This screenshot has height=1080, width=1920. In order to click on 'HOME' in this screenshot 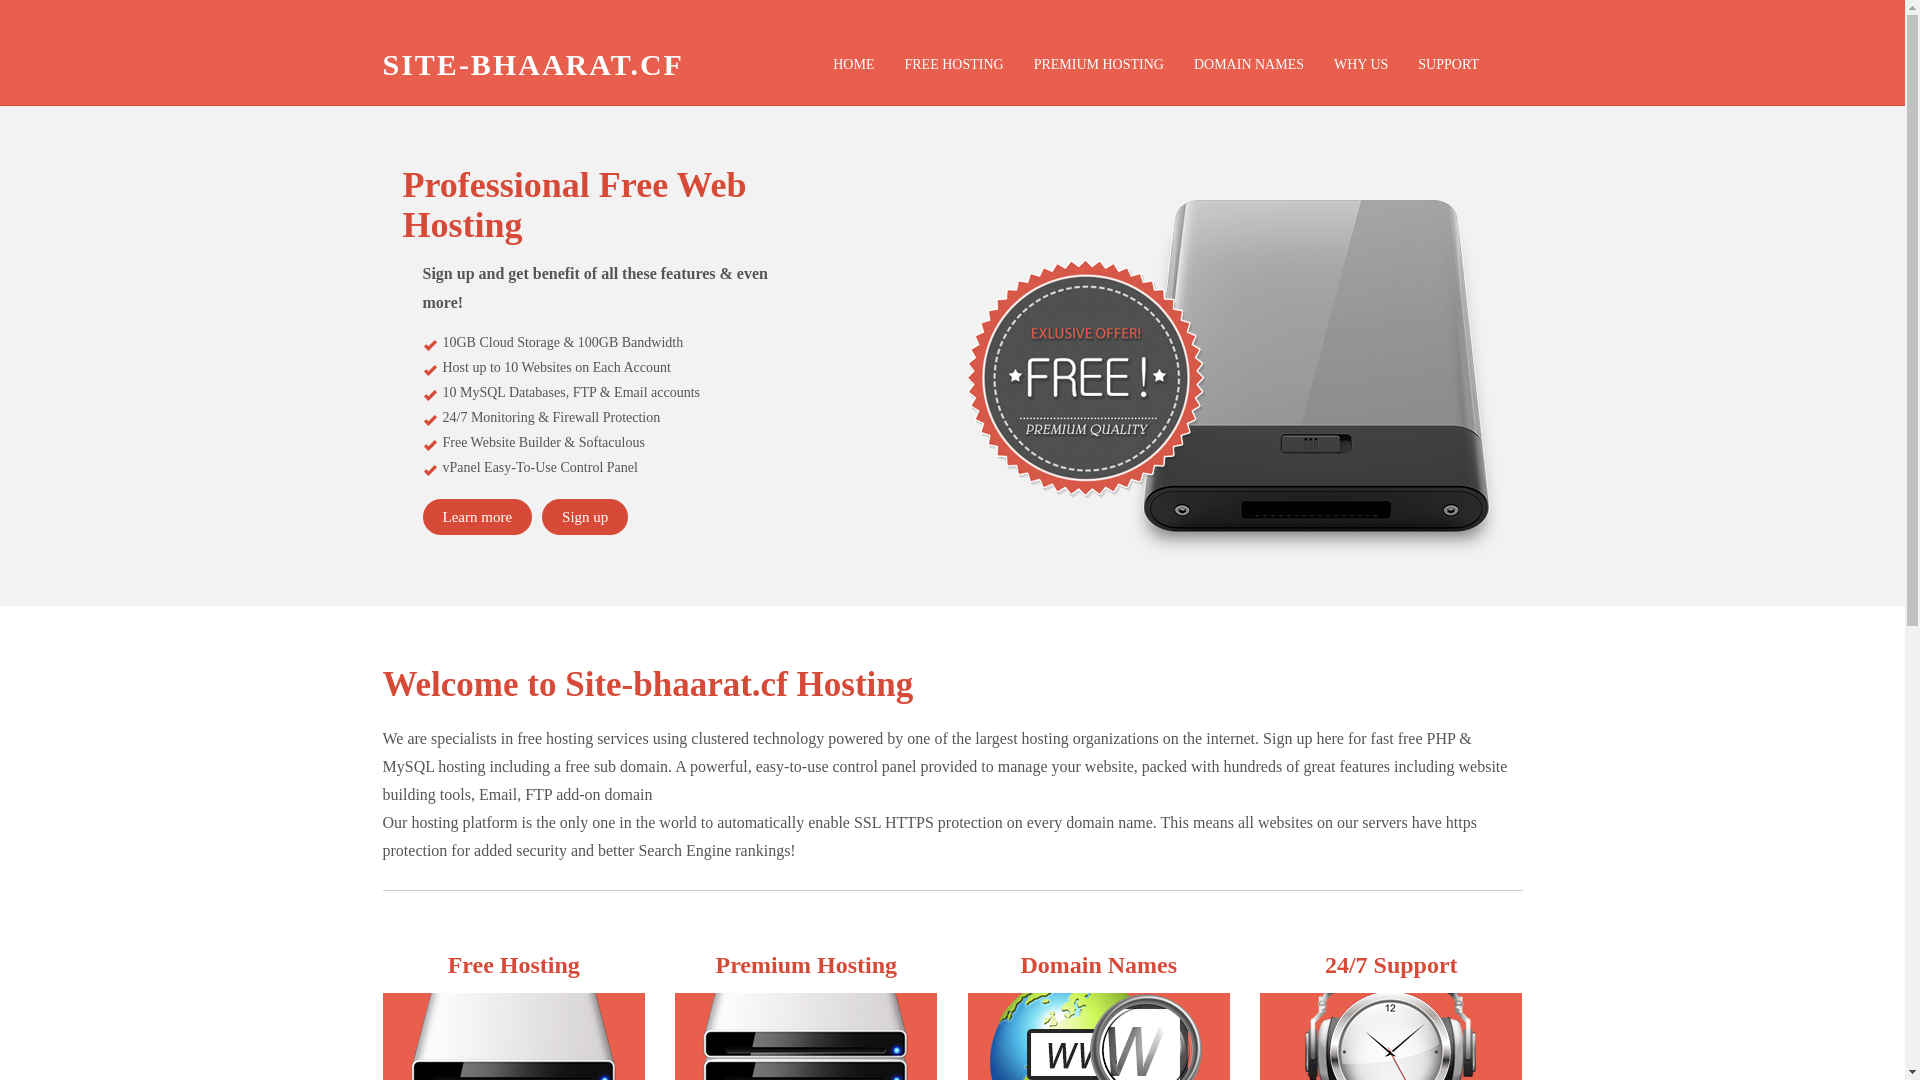, I will do `click(853, 64)`.